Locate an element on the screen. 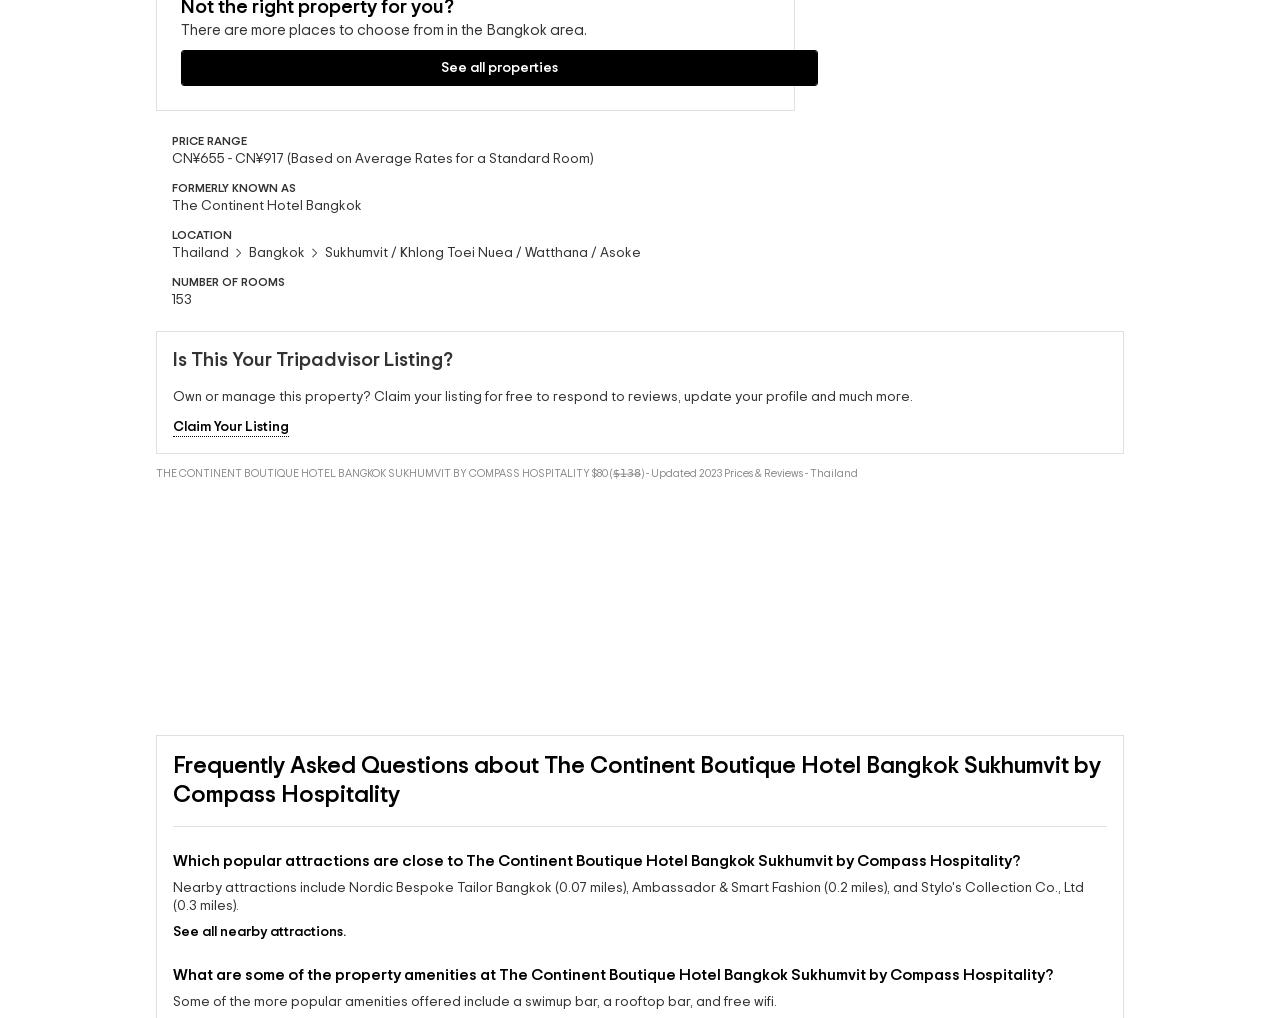  'There are more places to choose from in the' is located at coordinates (180, 84).